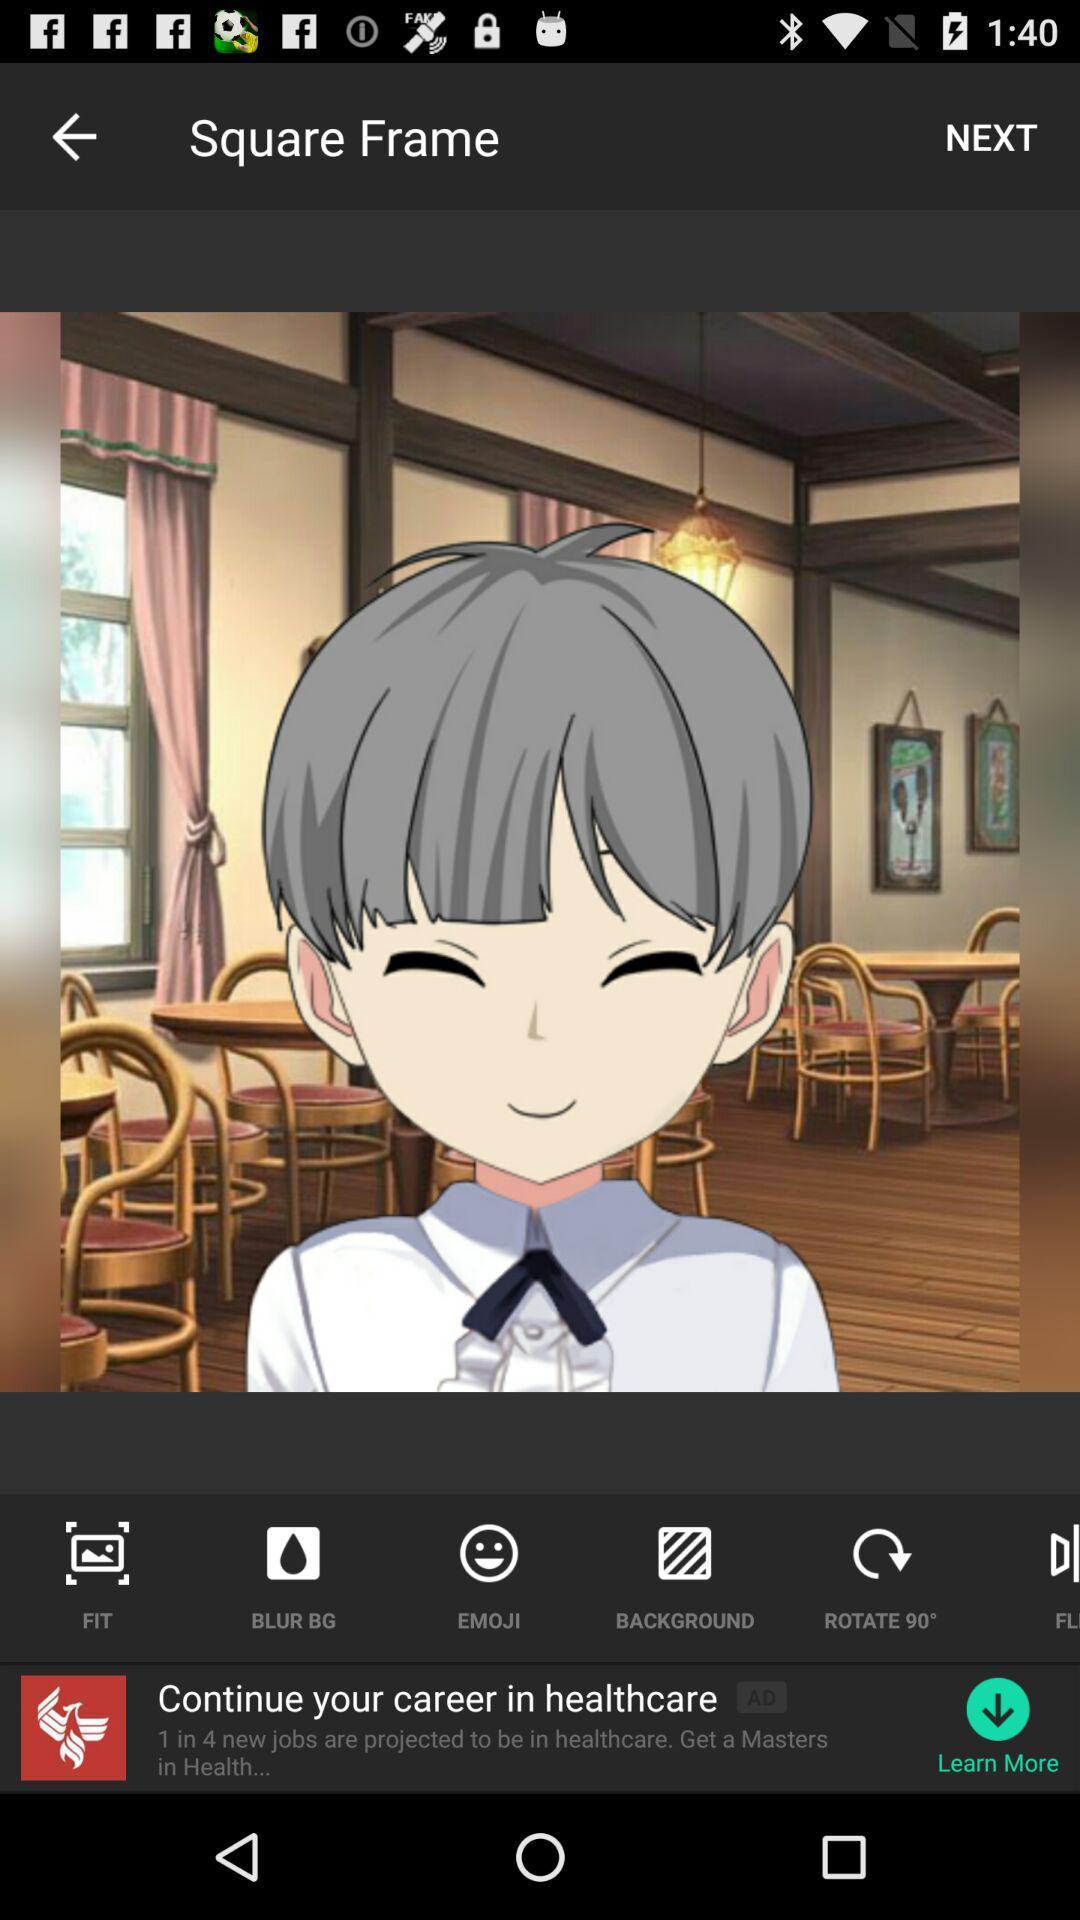  Describe the element at coordinates (504, 1751) in the screenshot. I see `1 in 4 icon` at that location.